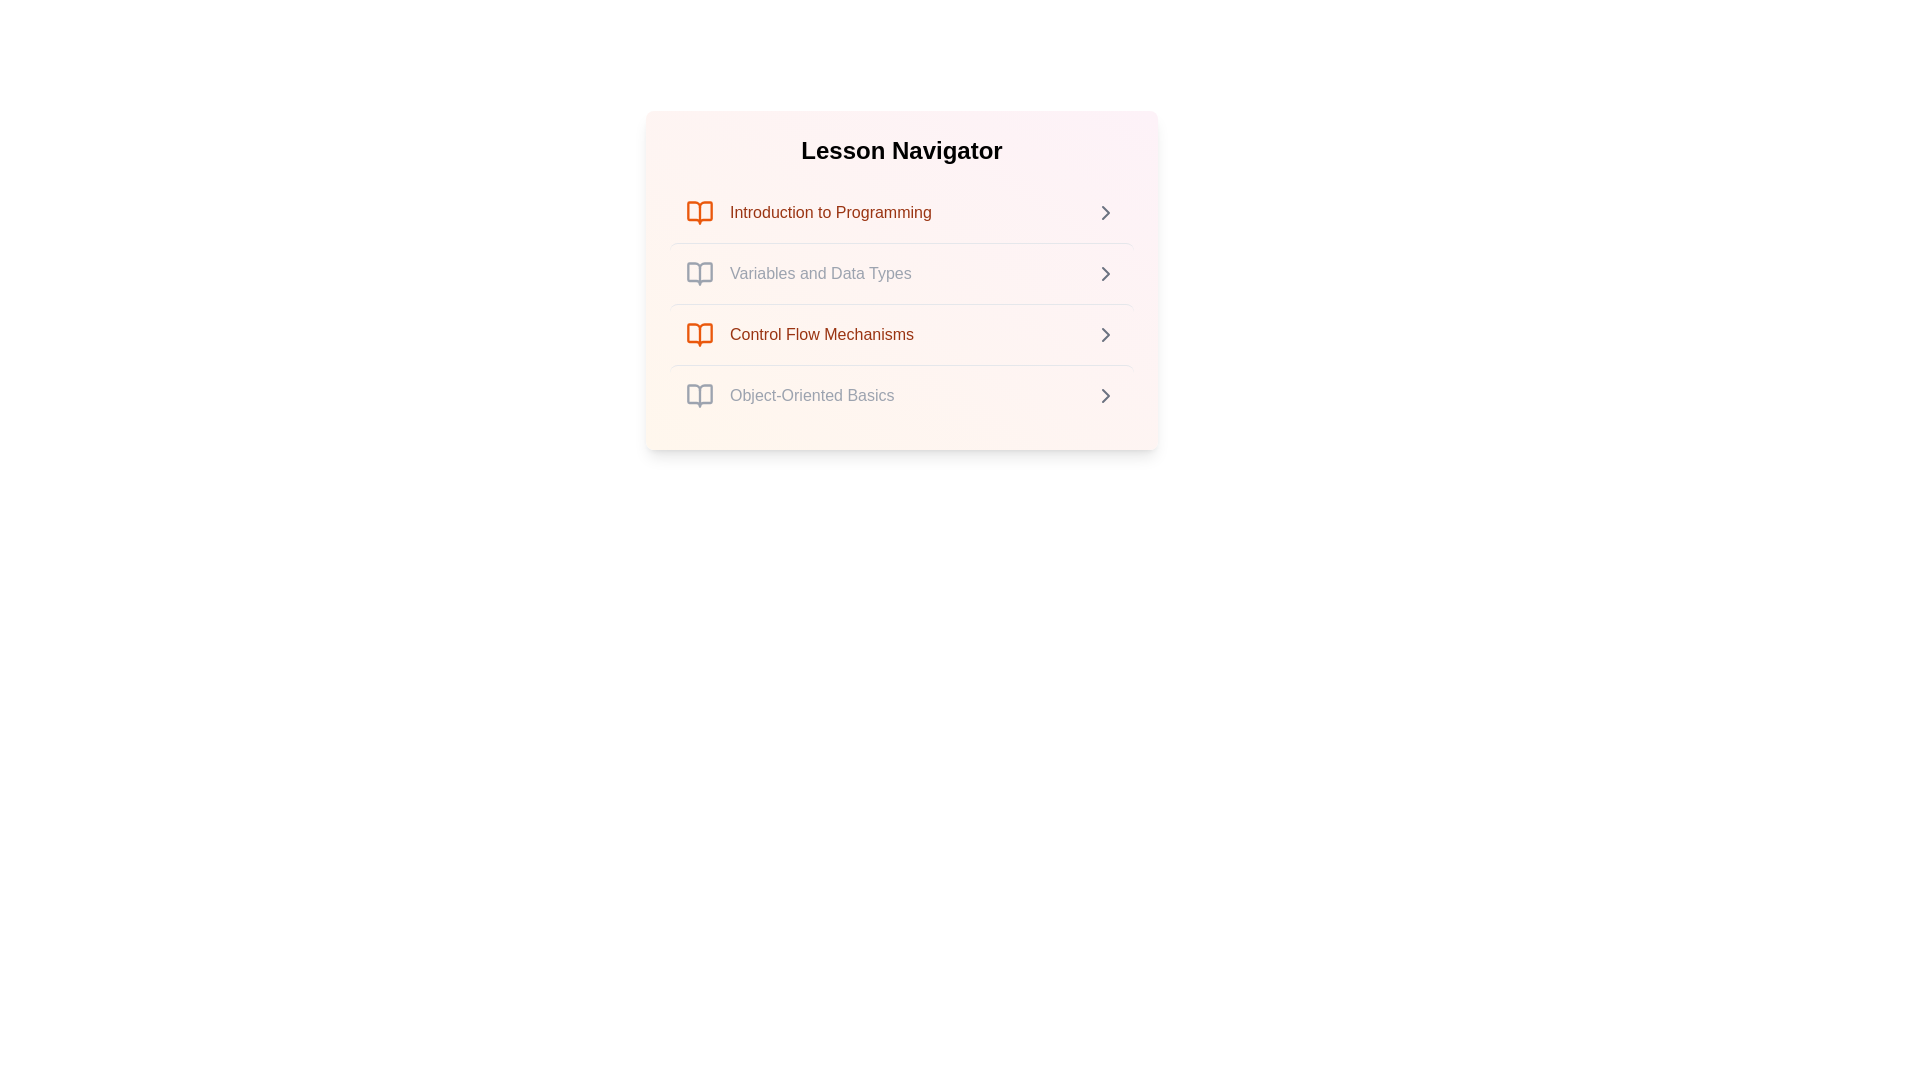  I want to click on the lesson item corresponding to Object-Oriented Basics, so click(901, 395).